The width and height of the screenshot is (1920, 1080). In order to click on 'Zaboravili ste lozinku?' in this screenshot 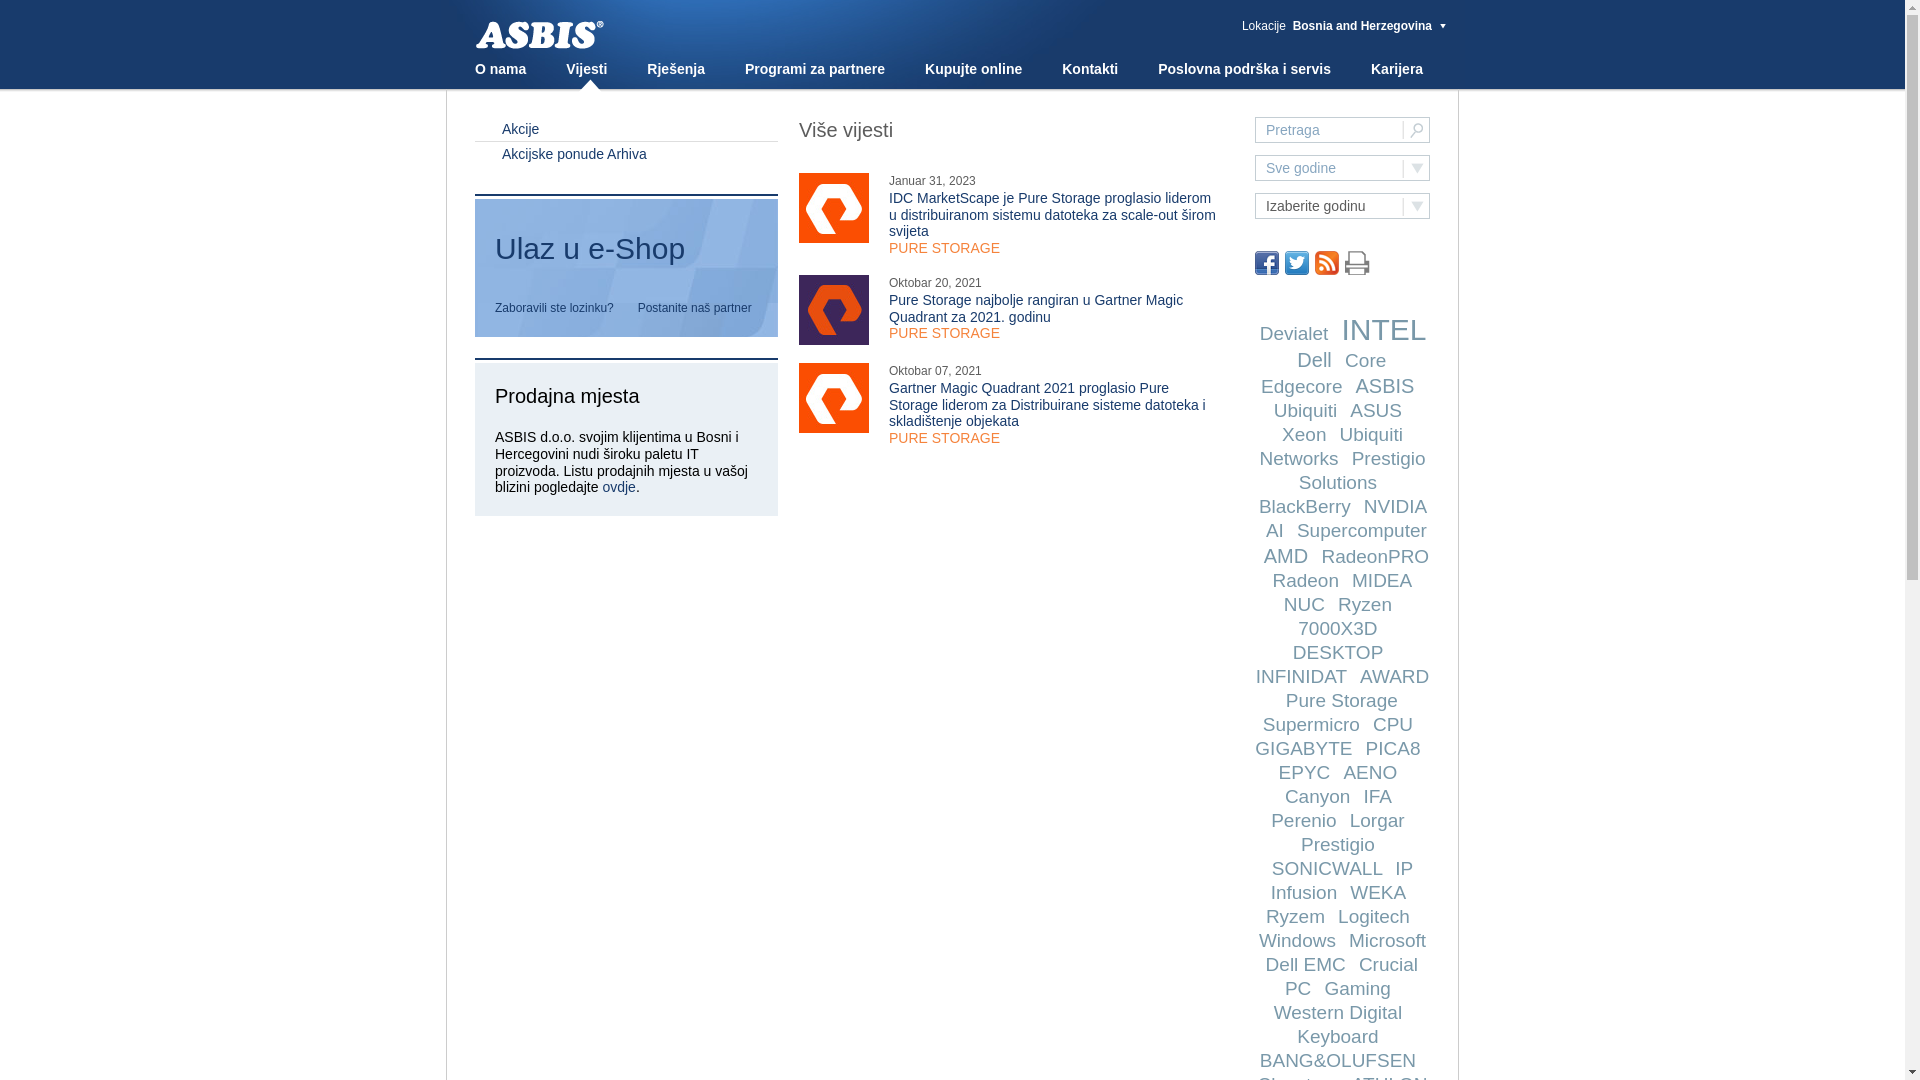, I will do `click(494, 308)`.